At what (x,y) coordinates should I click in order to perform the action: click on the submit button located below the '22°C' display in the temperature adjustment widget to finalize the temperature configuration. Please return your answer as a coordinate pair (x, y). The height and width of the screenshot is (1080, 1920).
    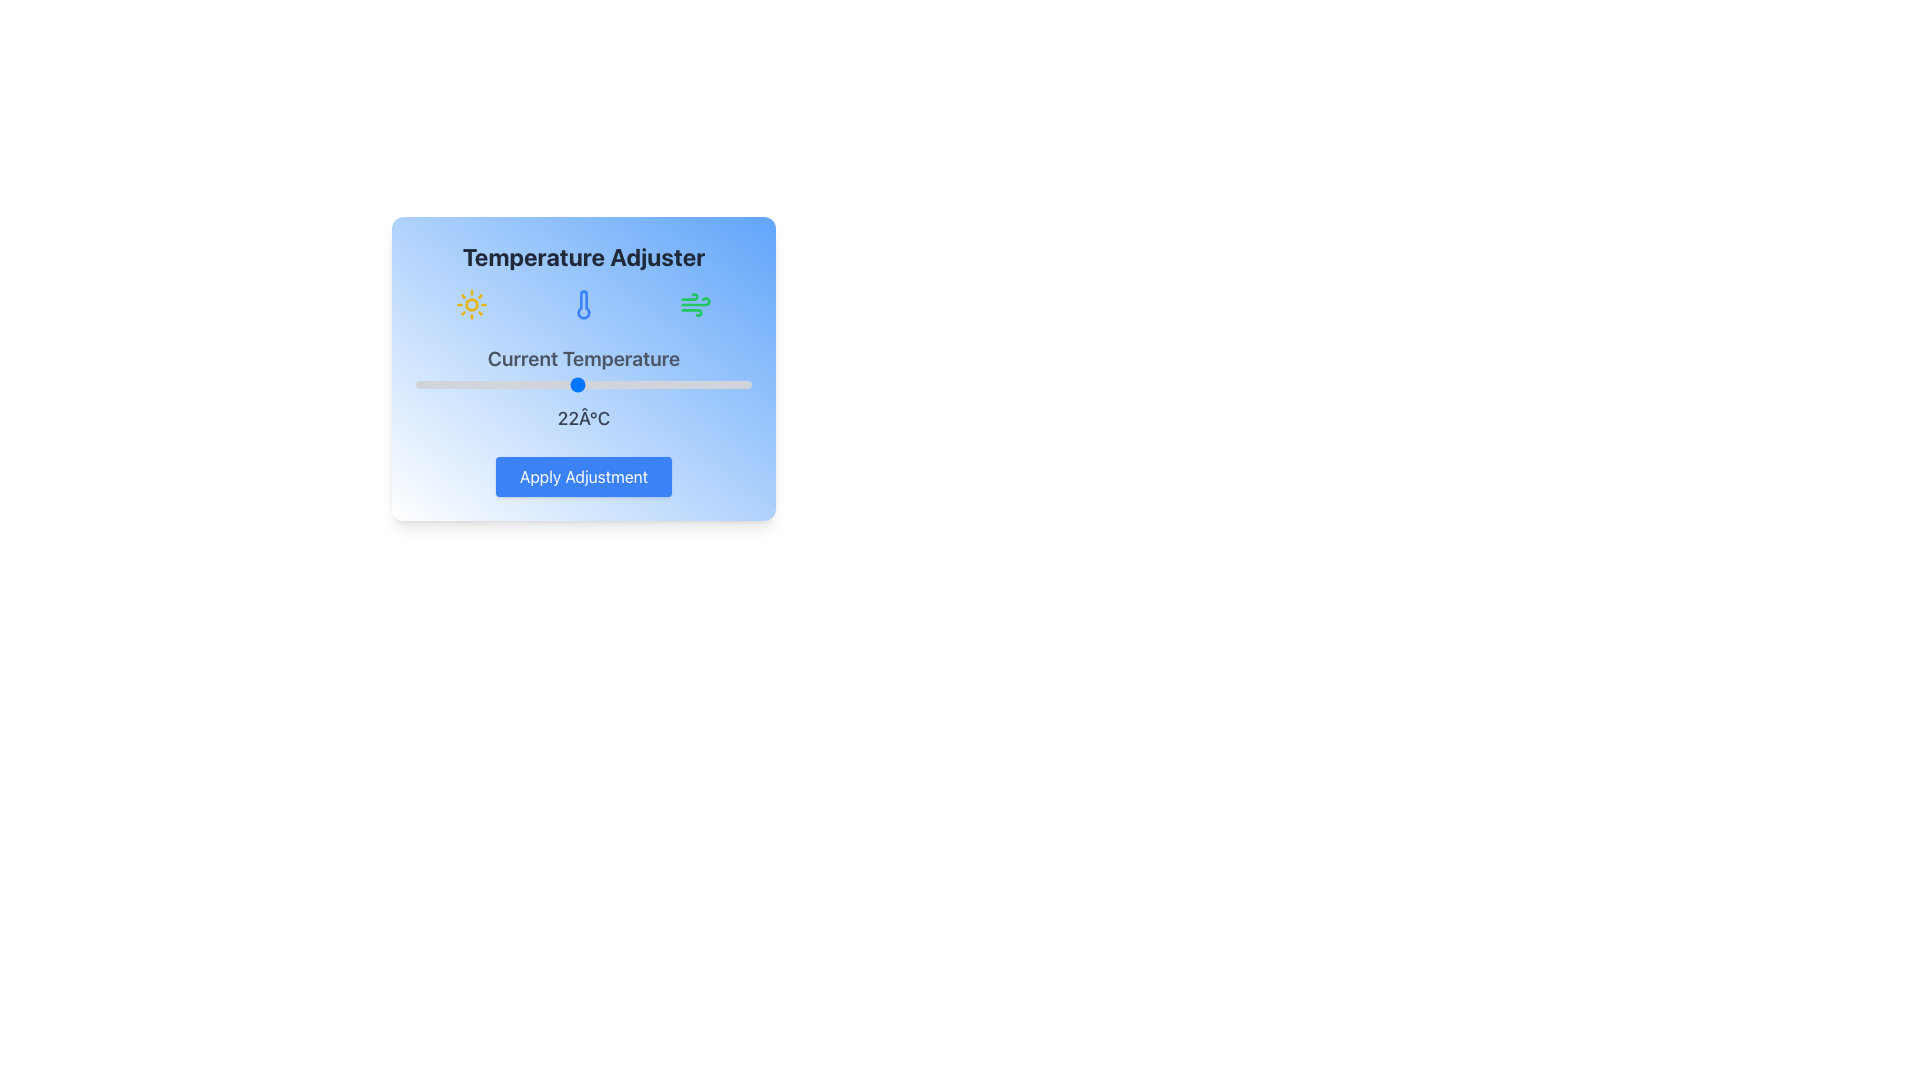
    Looking at the image, I should click on (583, 477).